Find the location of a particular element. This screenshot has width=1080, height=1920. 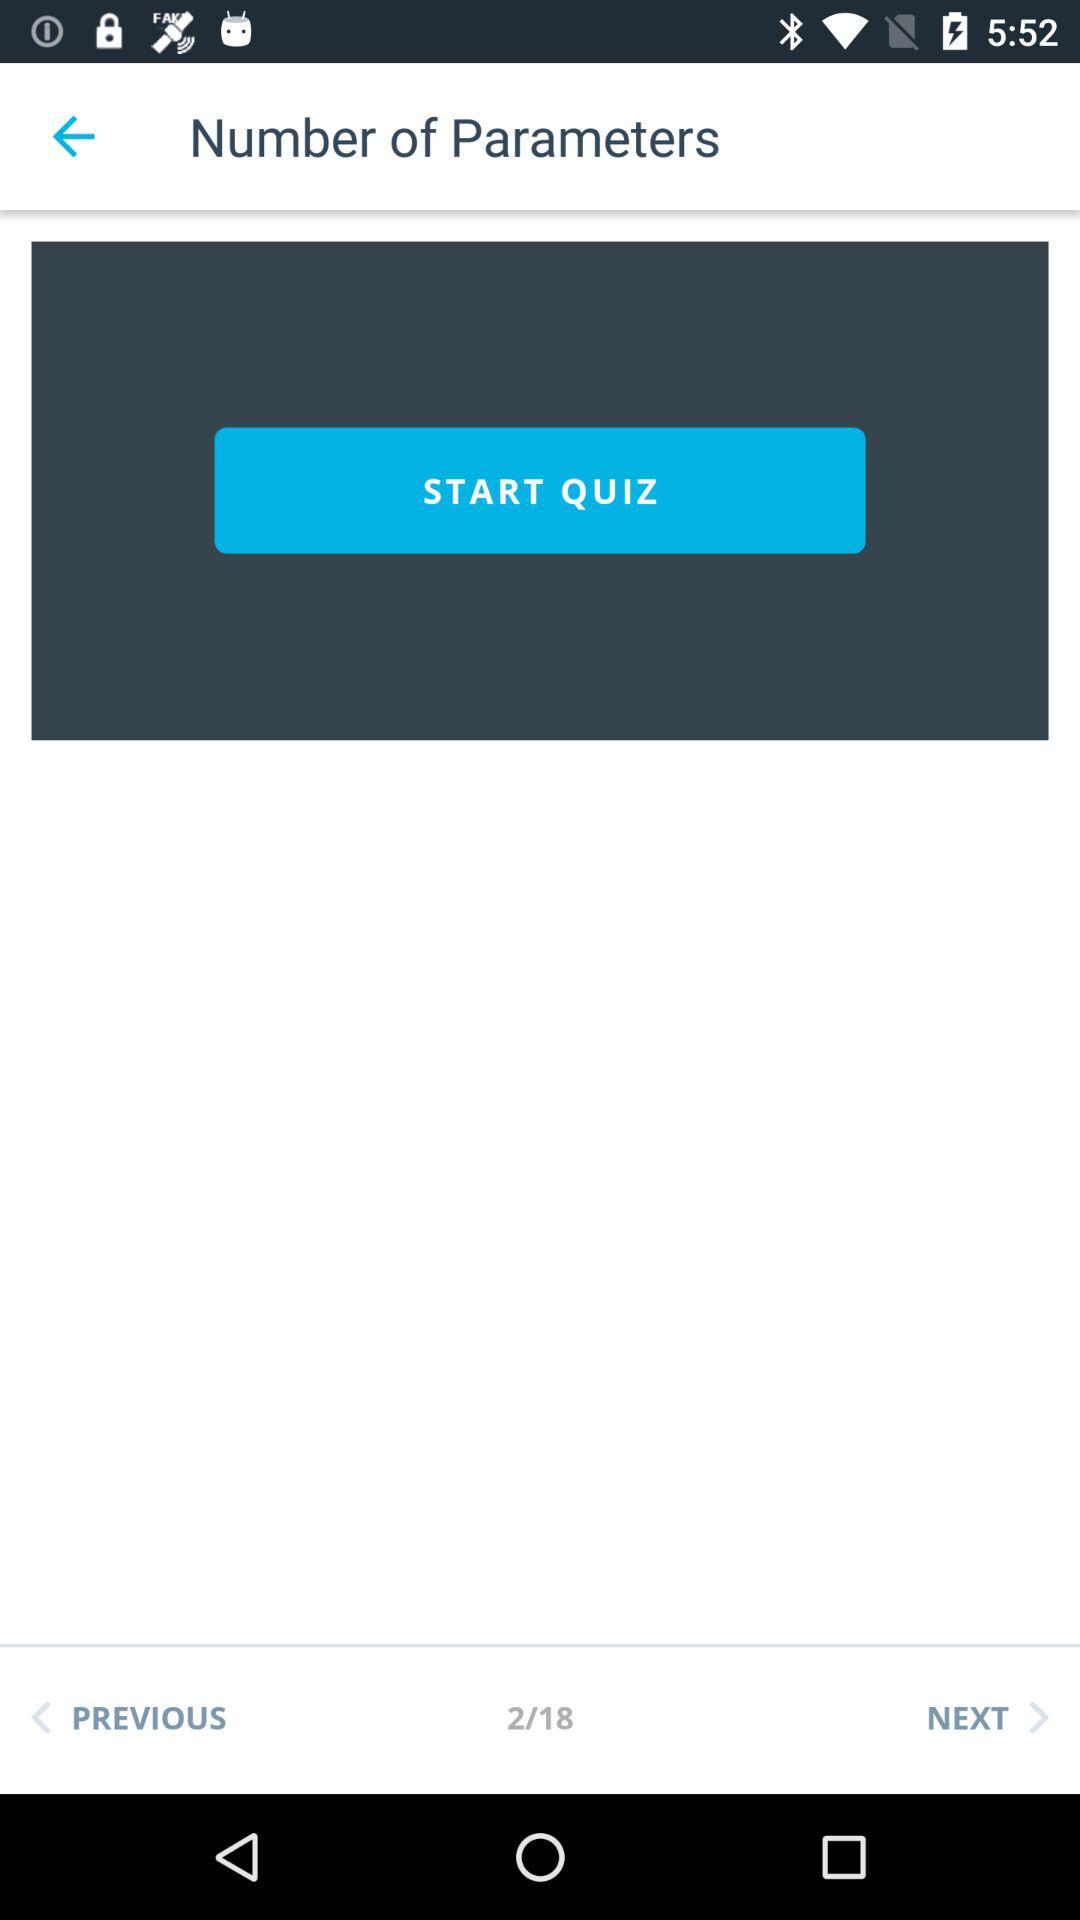

the next icon is located at coordinates (986, 1716).